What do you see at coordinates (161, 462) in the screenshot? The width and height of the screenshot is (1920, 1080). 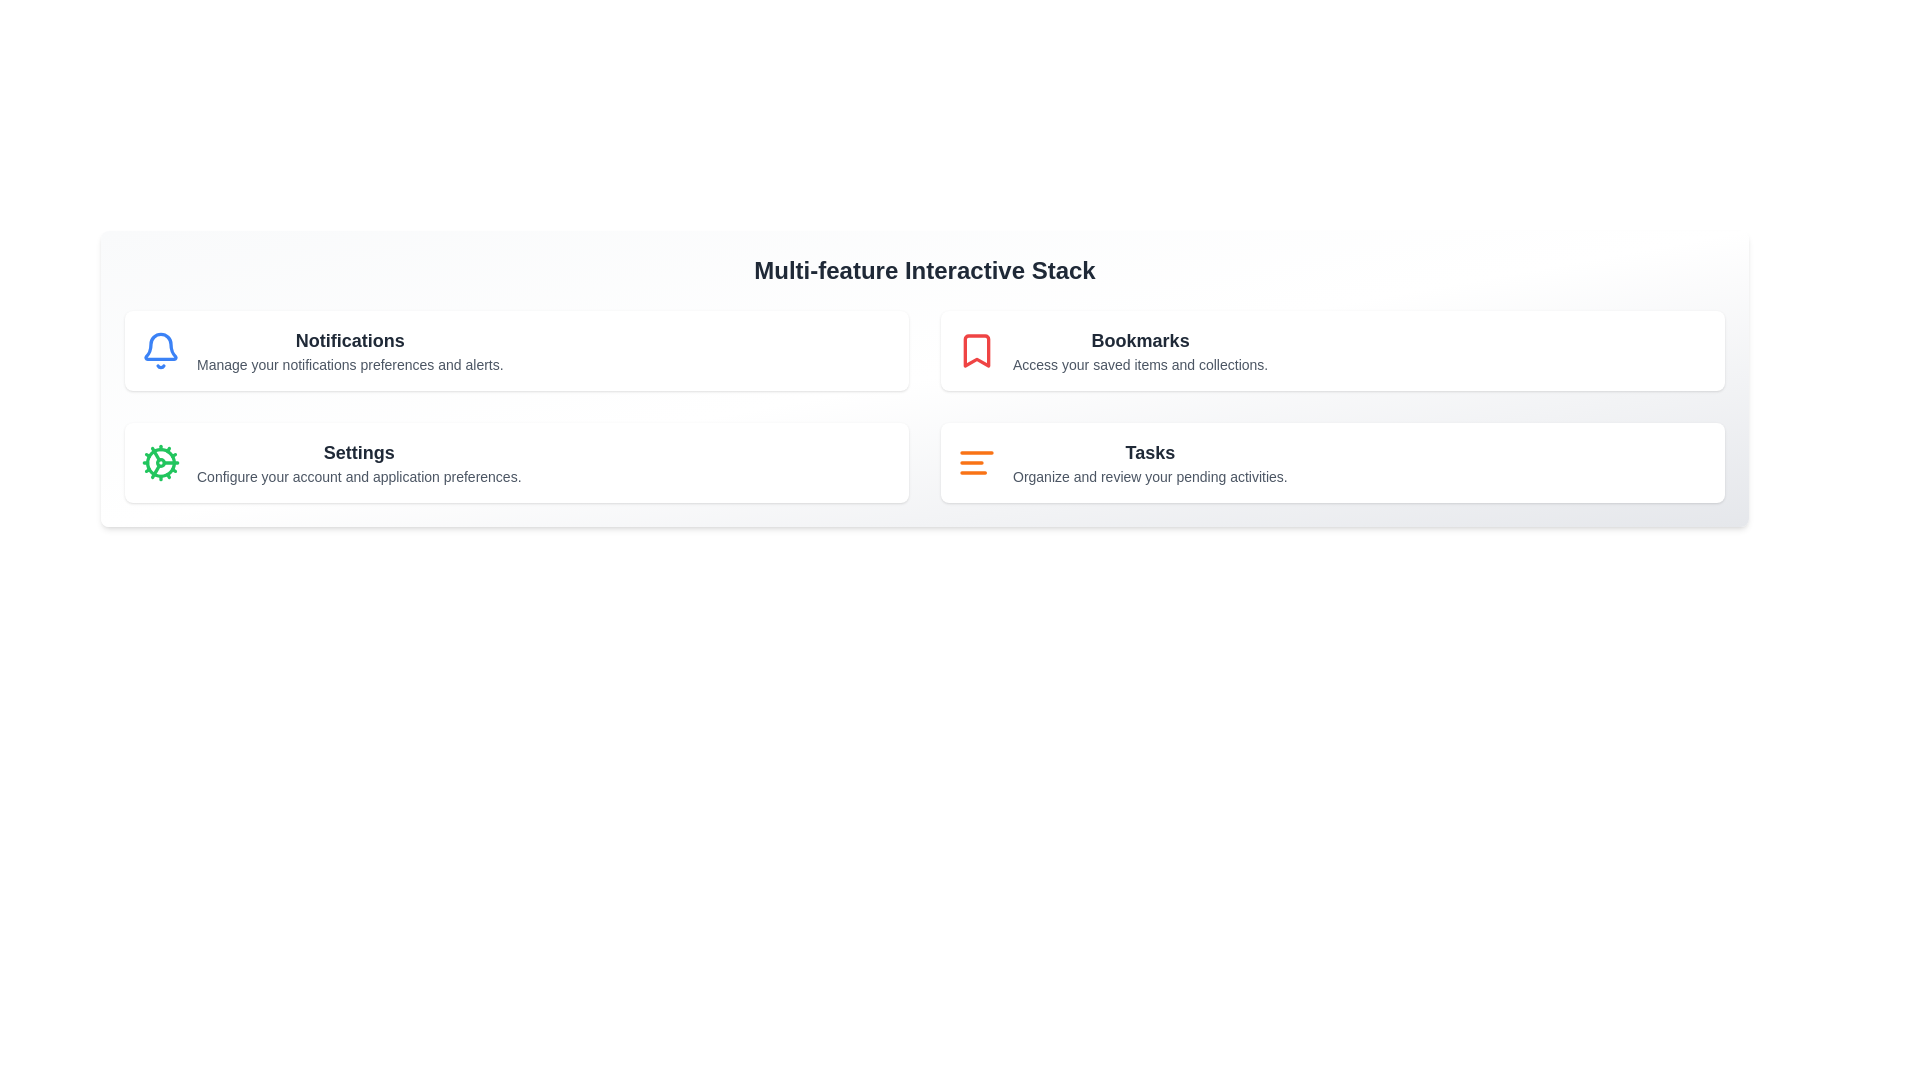 I see `the function of the green cogwheel icon located next to the 'Settings' text in the Settings panel` at bounding box center [161, 462].